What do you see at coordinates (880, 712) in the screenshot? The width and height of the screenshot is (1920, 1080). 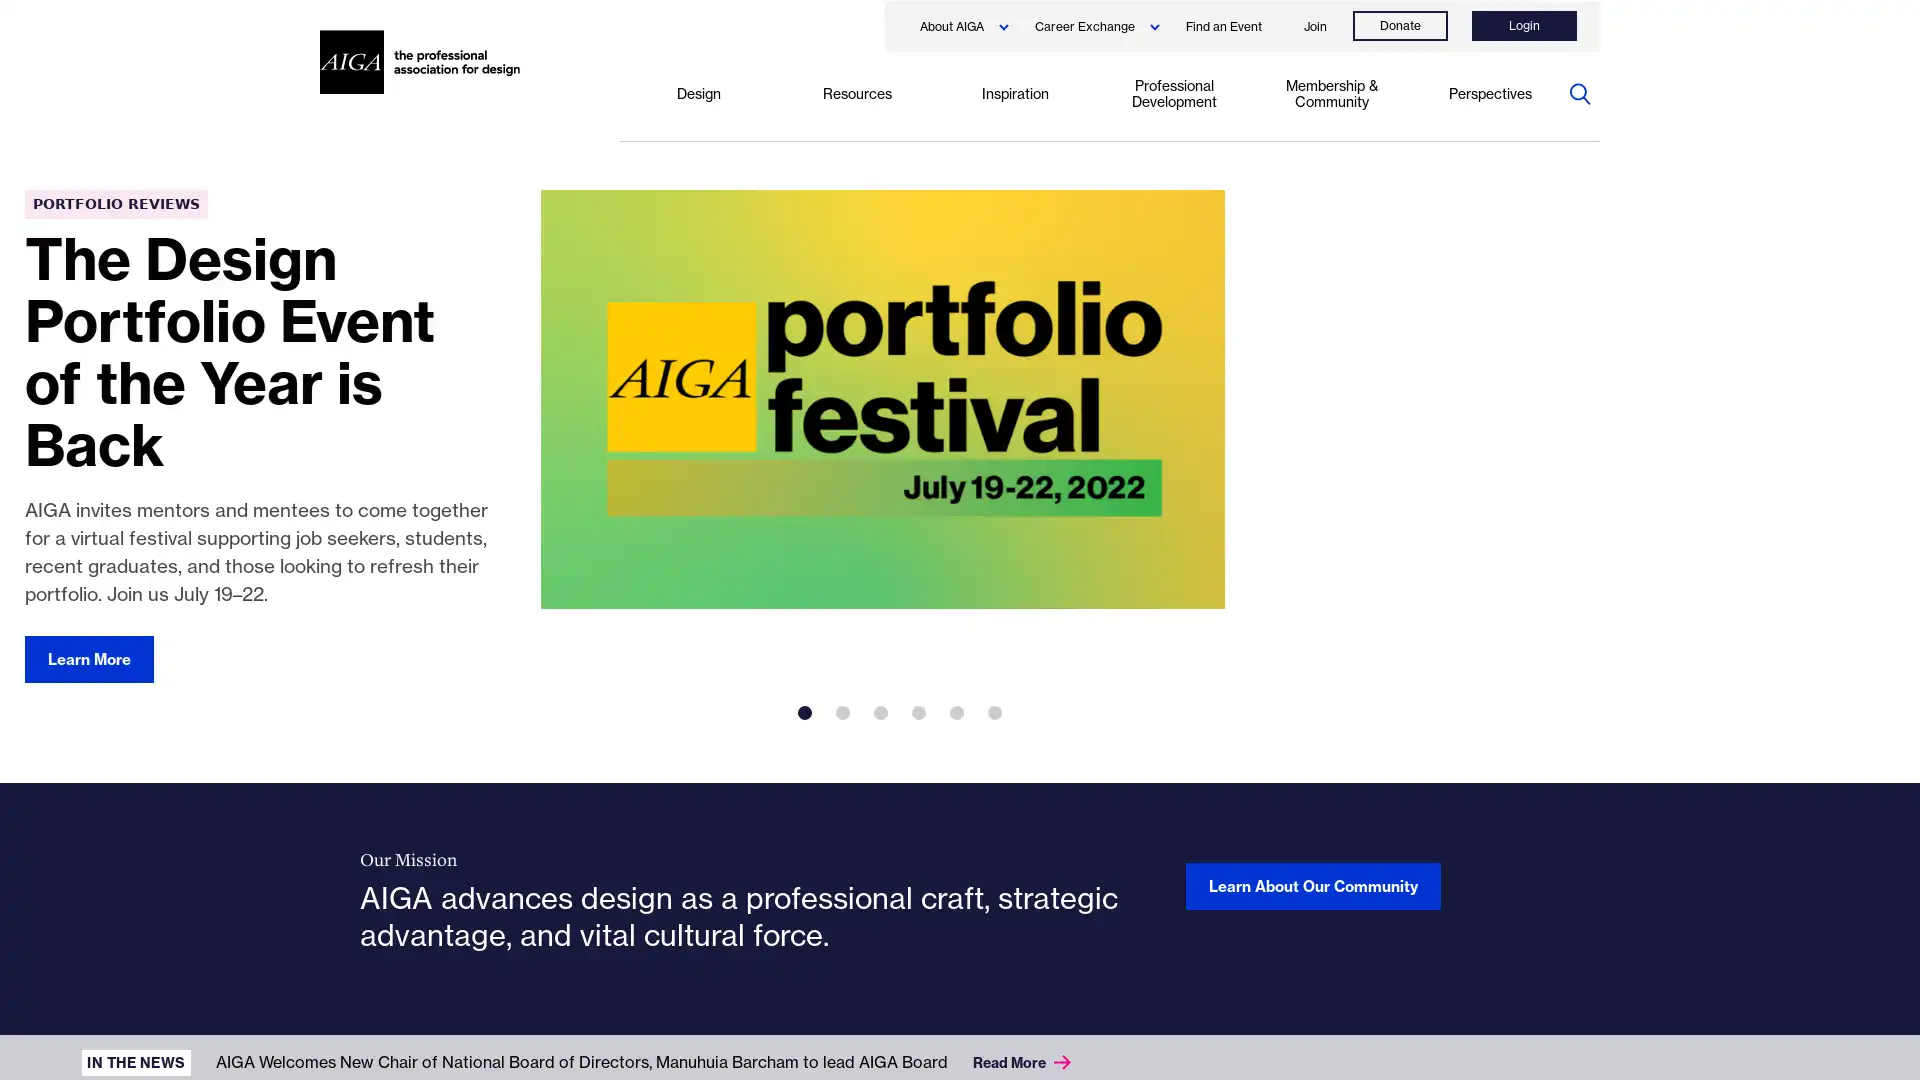 I see `3 of 6` at bounding box center [880, 712].